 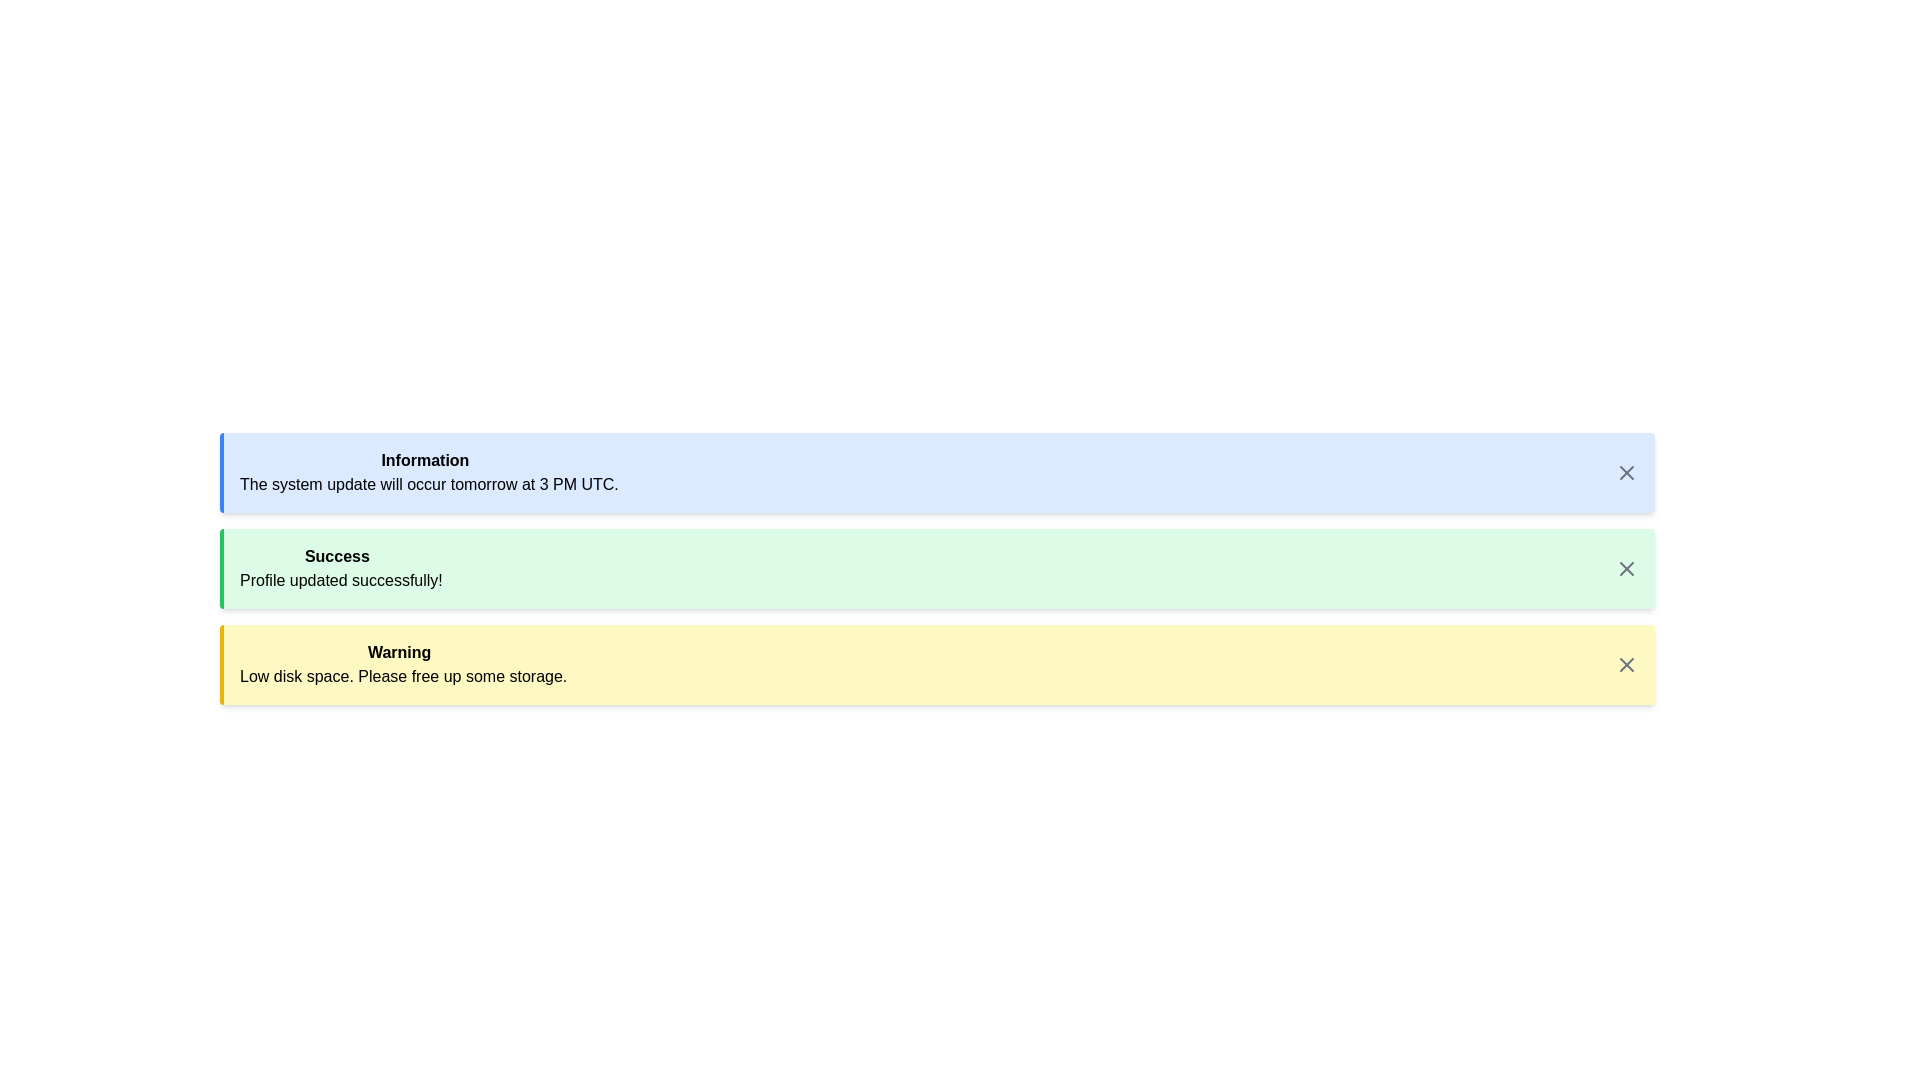 What do you see at coordinates (938, 473) in the screenshot?
I see `the notification alert message component titled 'Information' with the message about the system update scheduled for tomorrow at 3 PM UTC` at bounding box center [938, 473].